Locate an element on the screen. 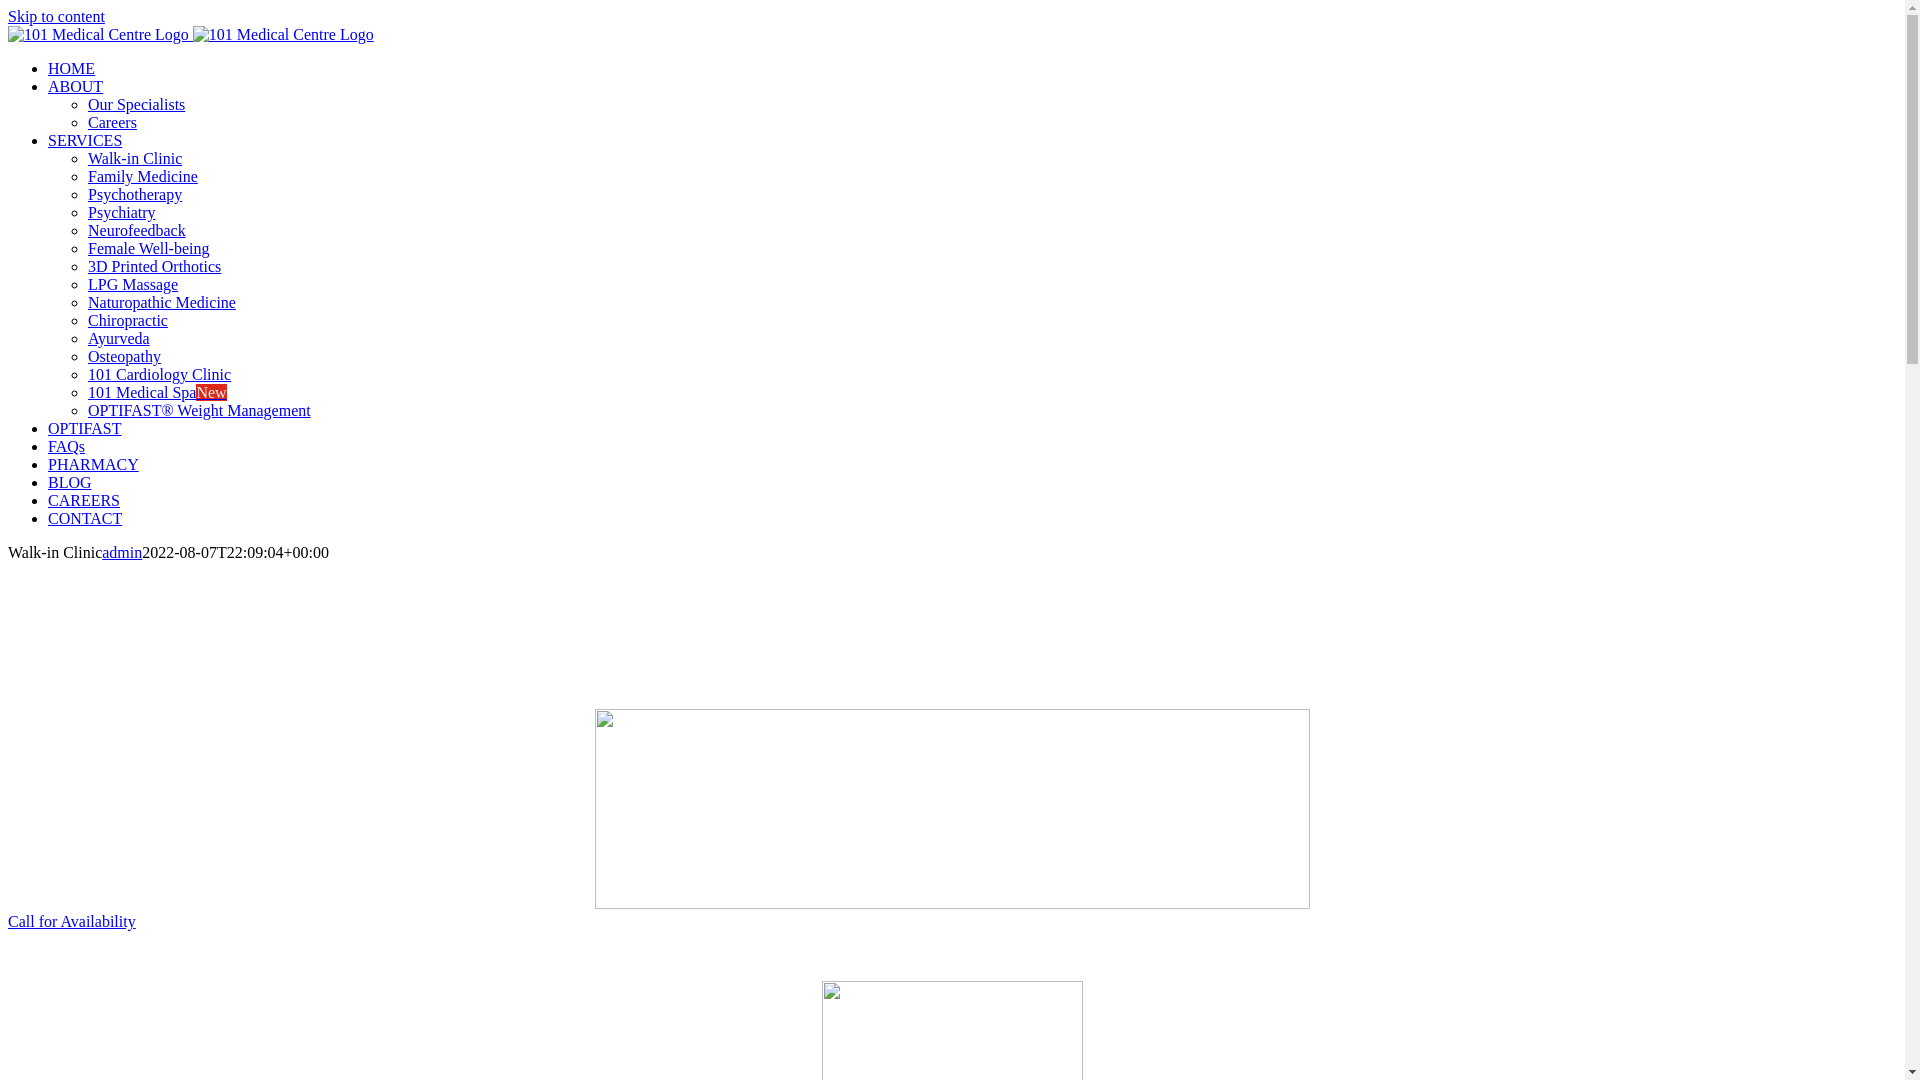  '101 Cardiology Clinic' is located at coordinates (158, 374).